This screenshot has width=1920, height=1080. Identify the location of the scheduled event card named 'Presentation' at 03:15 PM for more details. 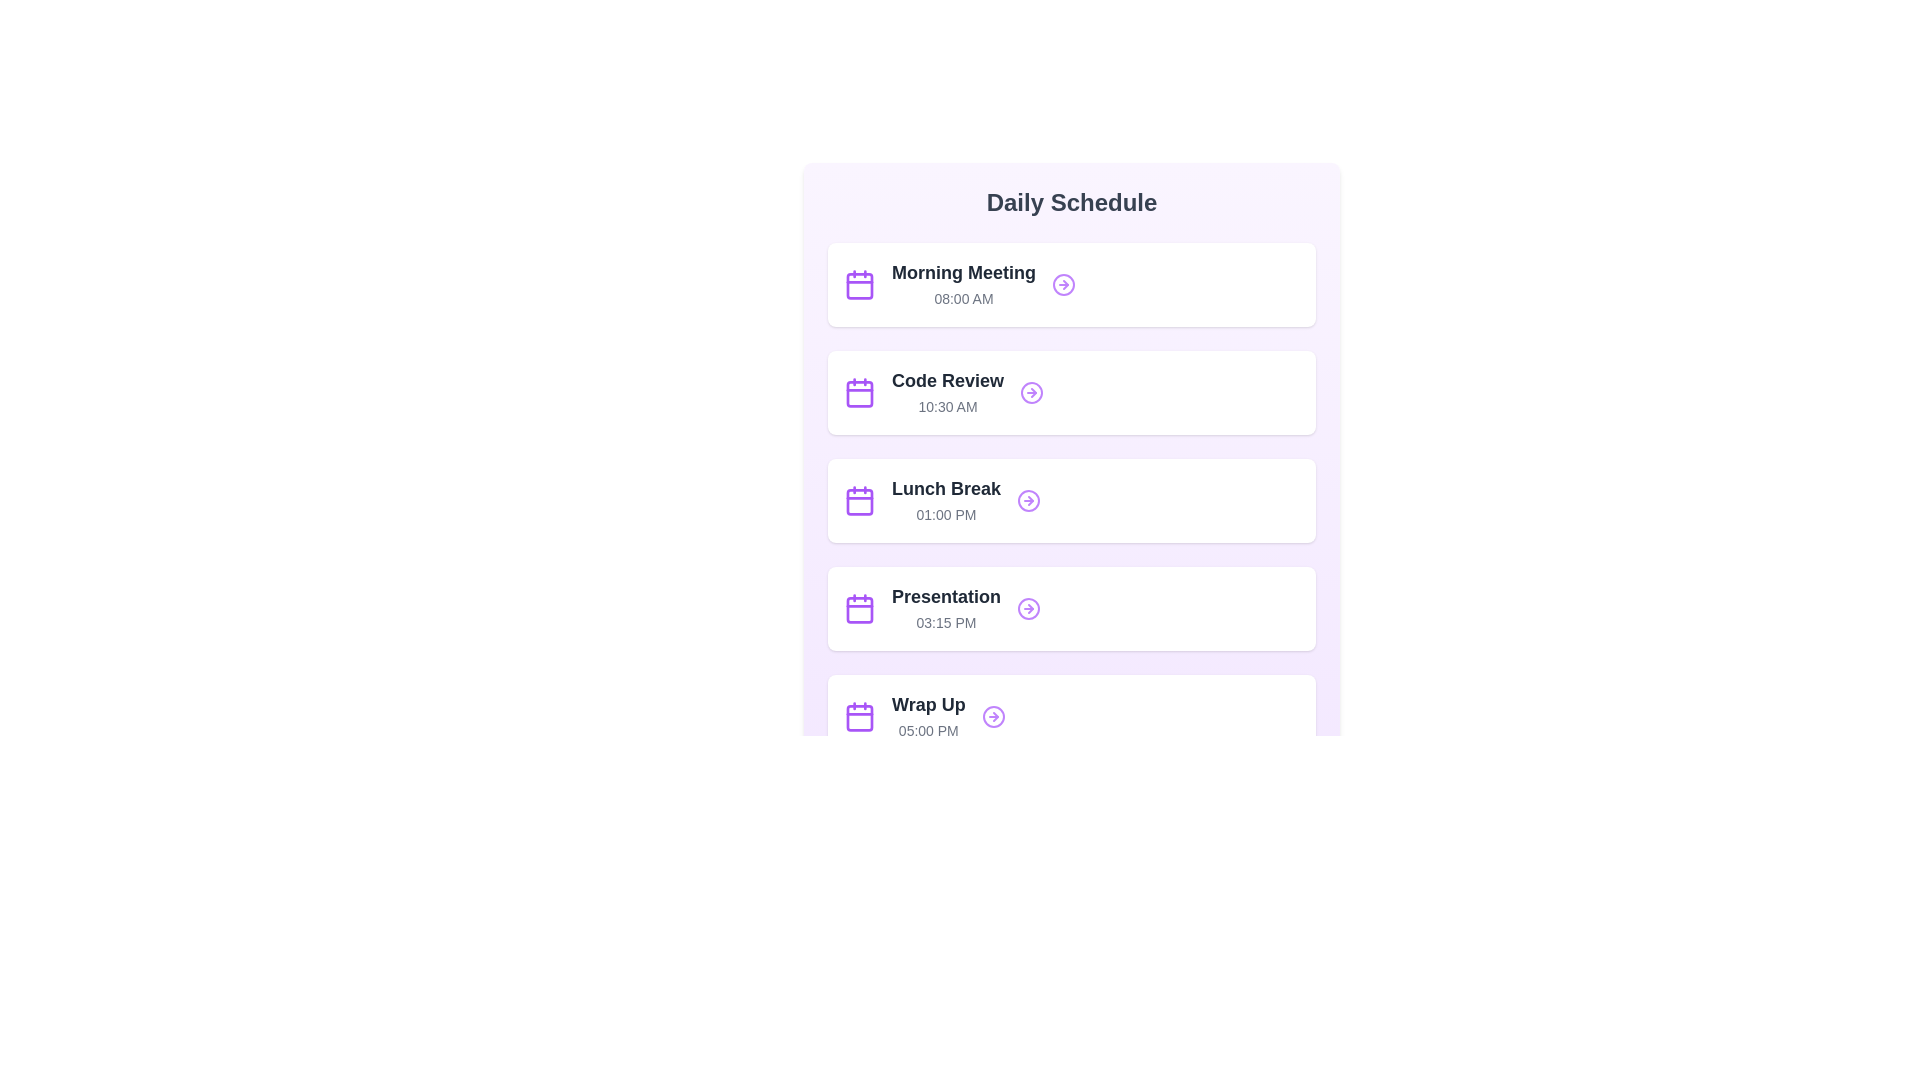
(1070, 608).